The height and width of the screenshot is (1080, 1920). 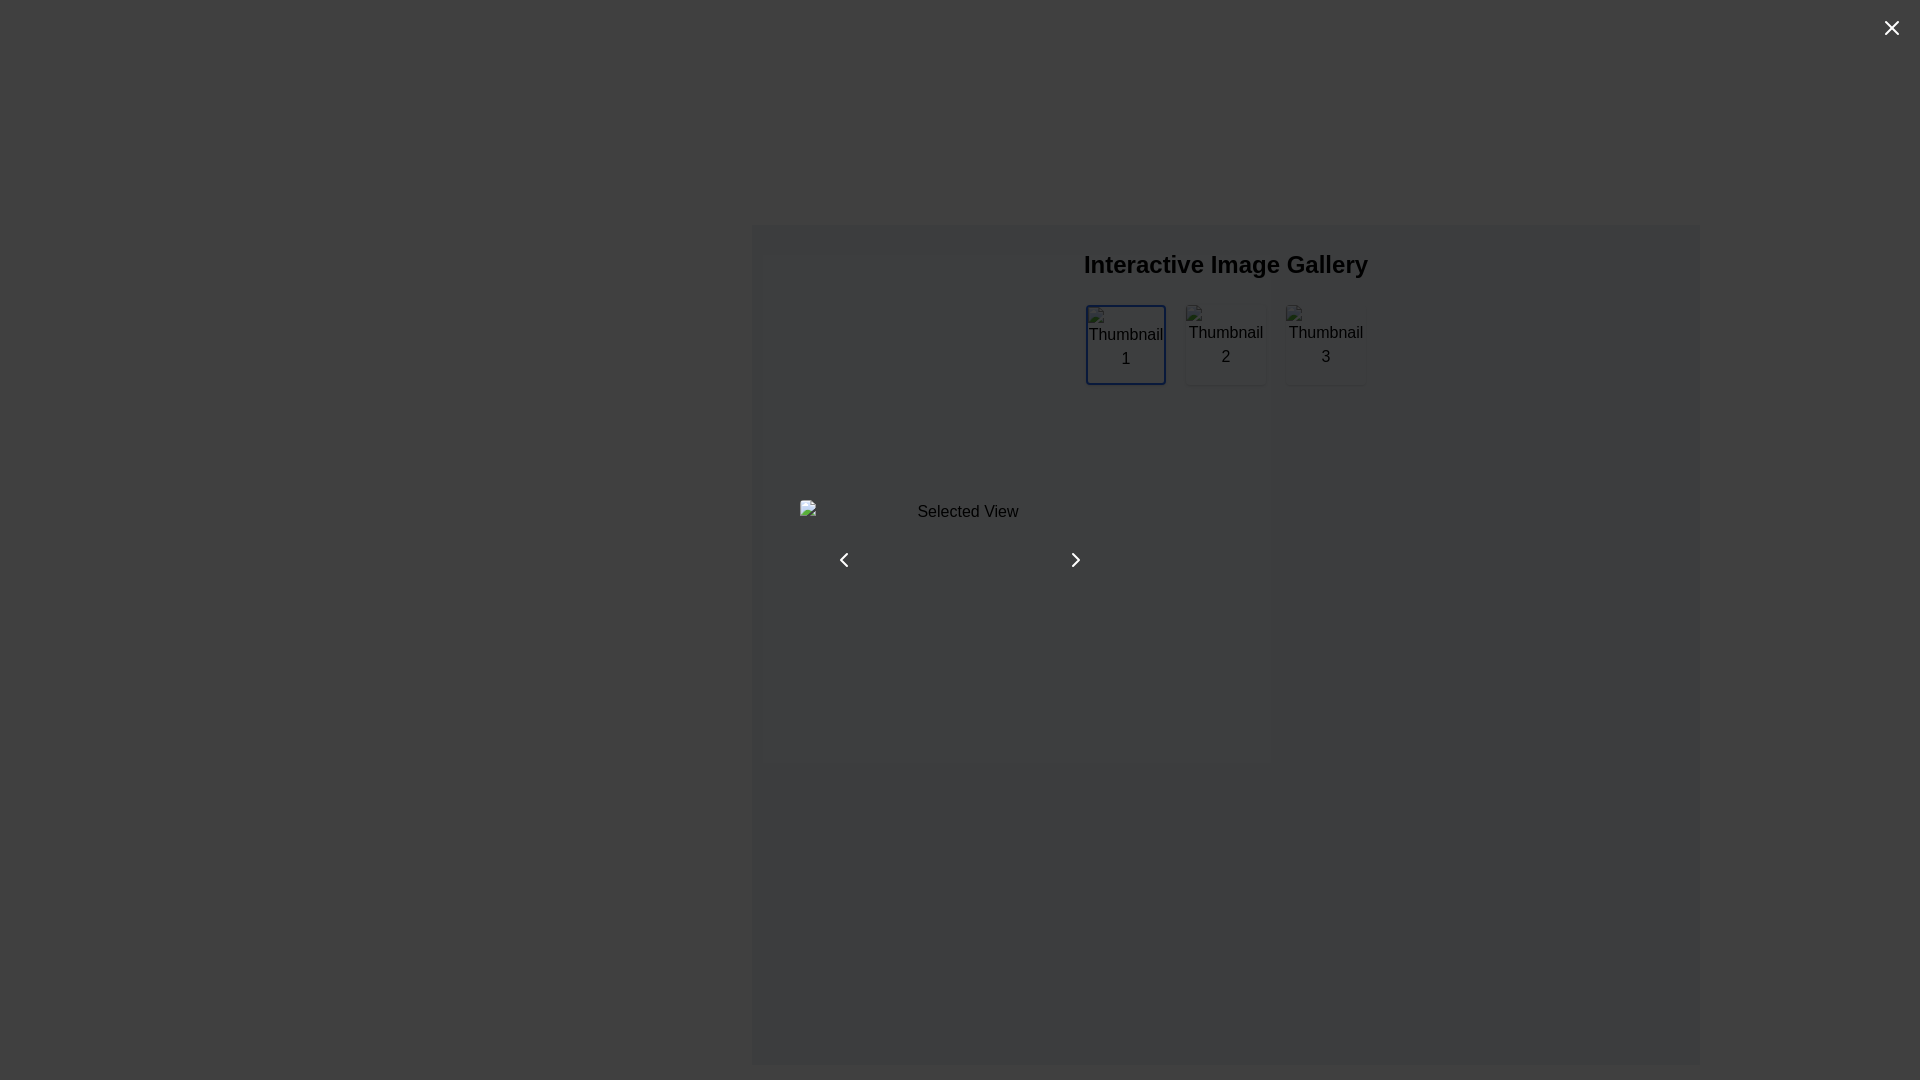 What do you see at coordinates (1325, 343) in the screenshot?
I see `the third thumbnail image in the gallery to trigger a visual scale effect` at bounding box center [1325, 343].